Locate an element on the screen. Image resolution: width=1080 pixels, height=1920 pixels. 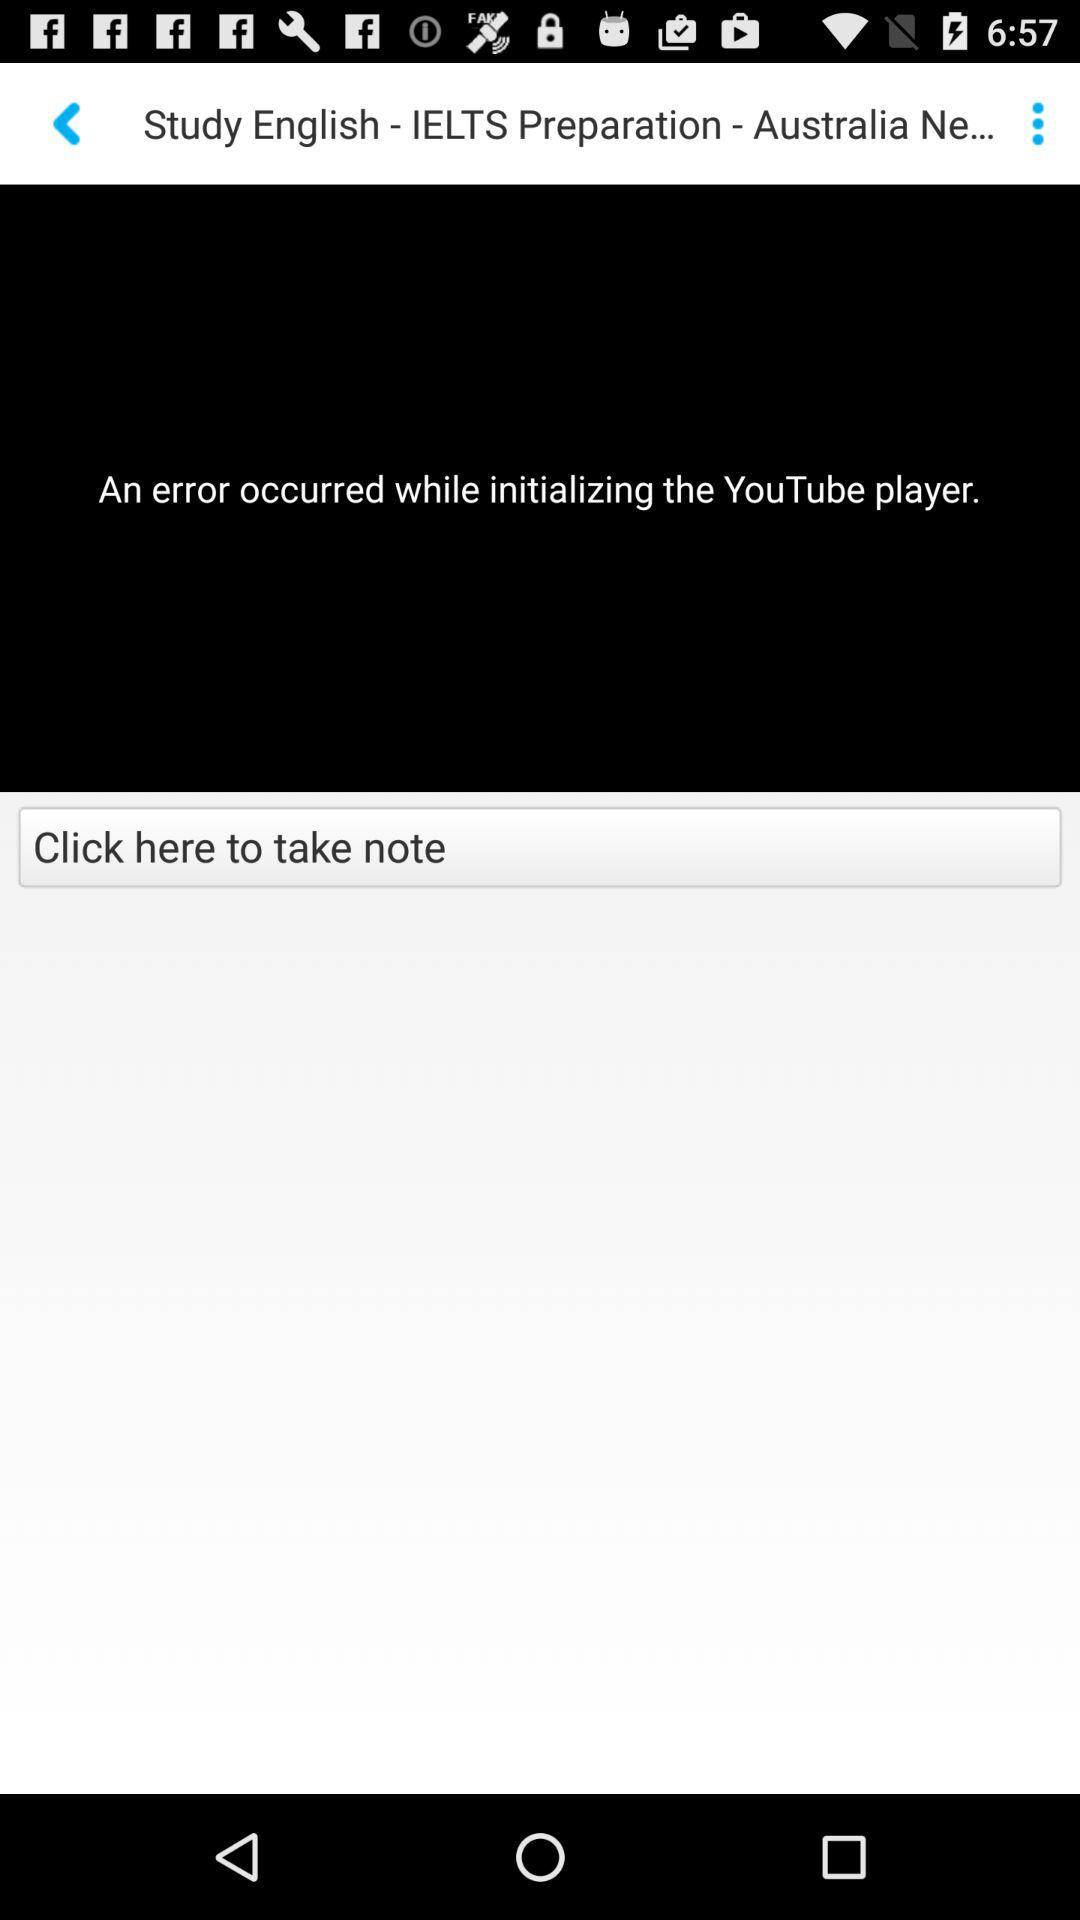
icon at the top left corner is located at coordinates (68, 122).